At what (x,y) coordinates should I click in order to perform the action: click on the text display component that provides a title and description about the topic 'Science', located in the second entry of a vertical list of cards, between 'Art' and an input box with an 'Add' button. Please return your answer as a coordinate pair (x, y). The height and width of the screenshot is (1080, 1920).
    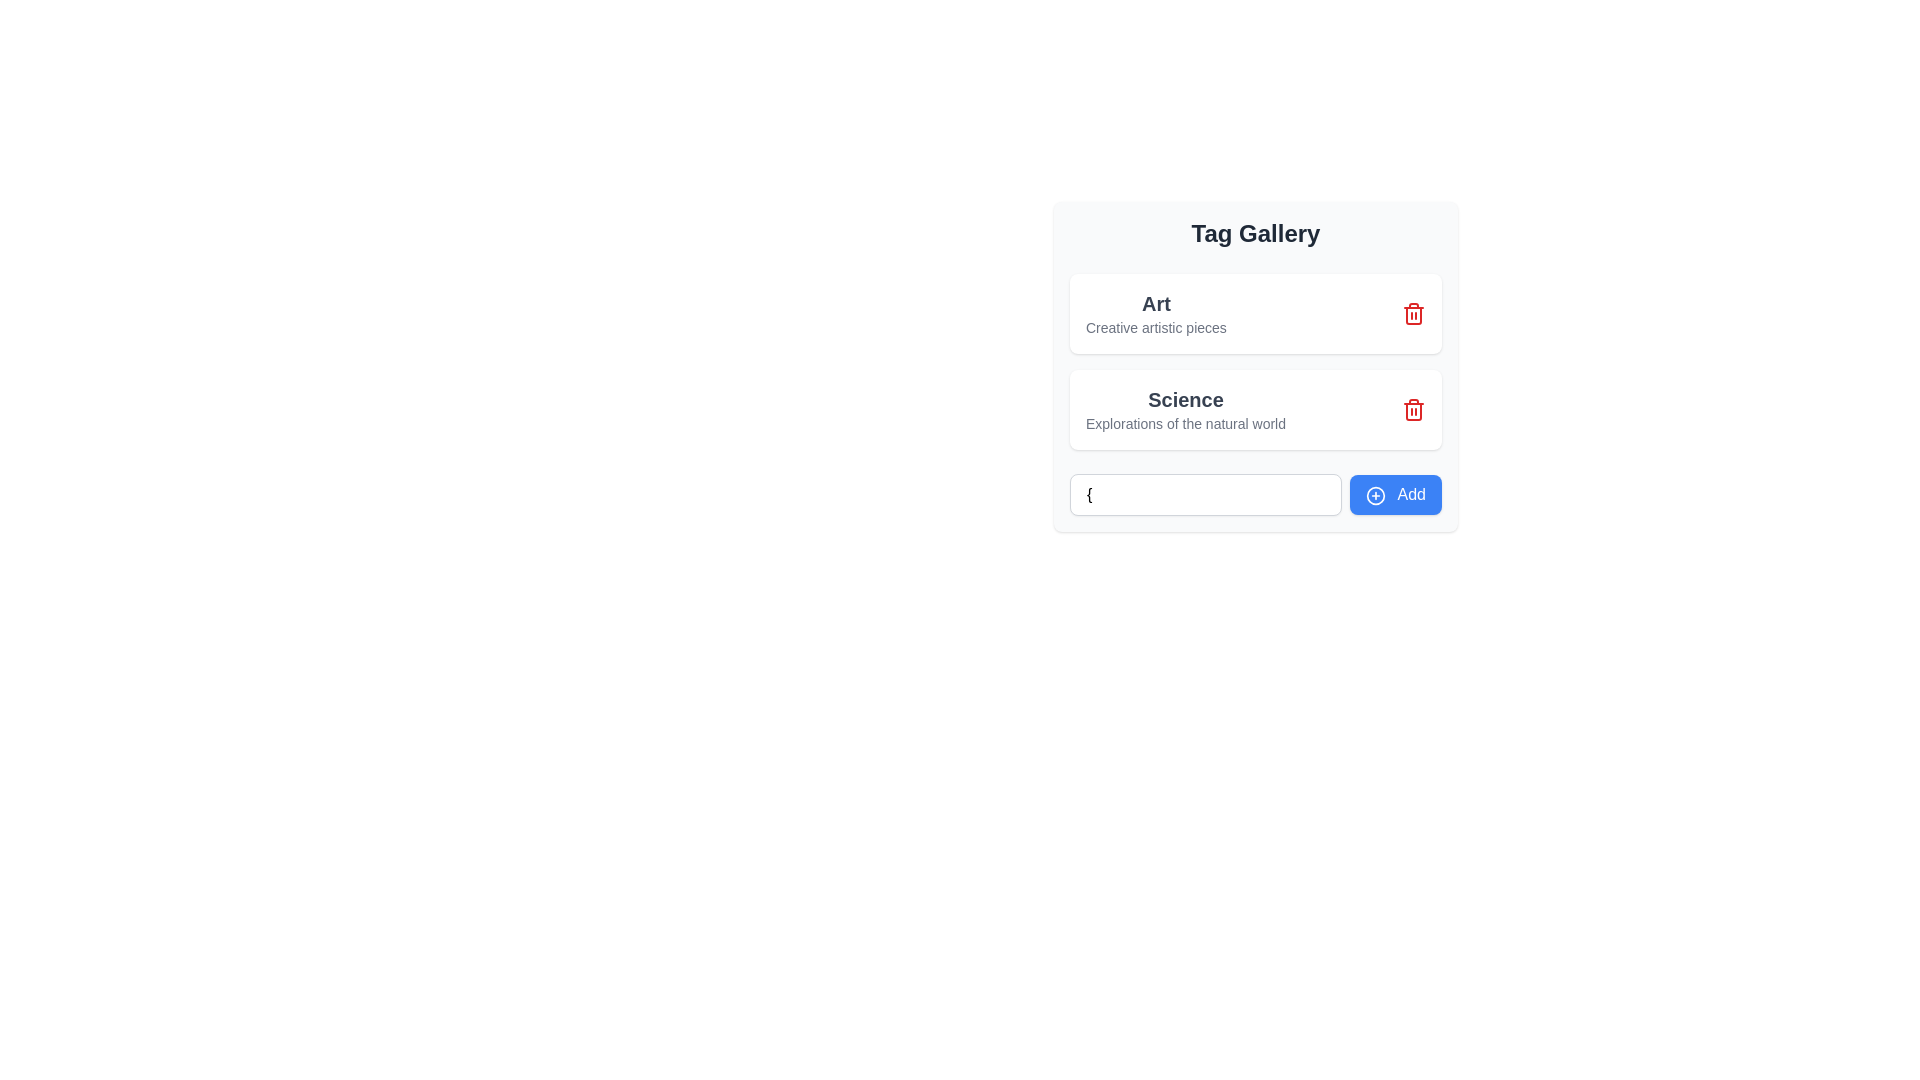
    Looking at the image, I should click on (1185, 408).